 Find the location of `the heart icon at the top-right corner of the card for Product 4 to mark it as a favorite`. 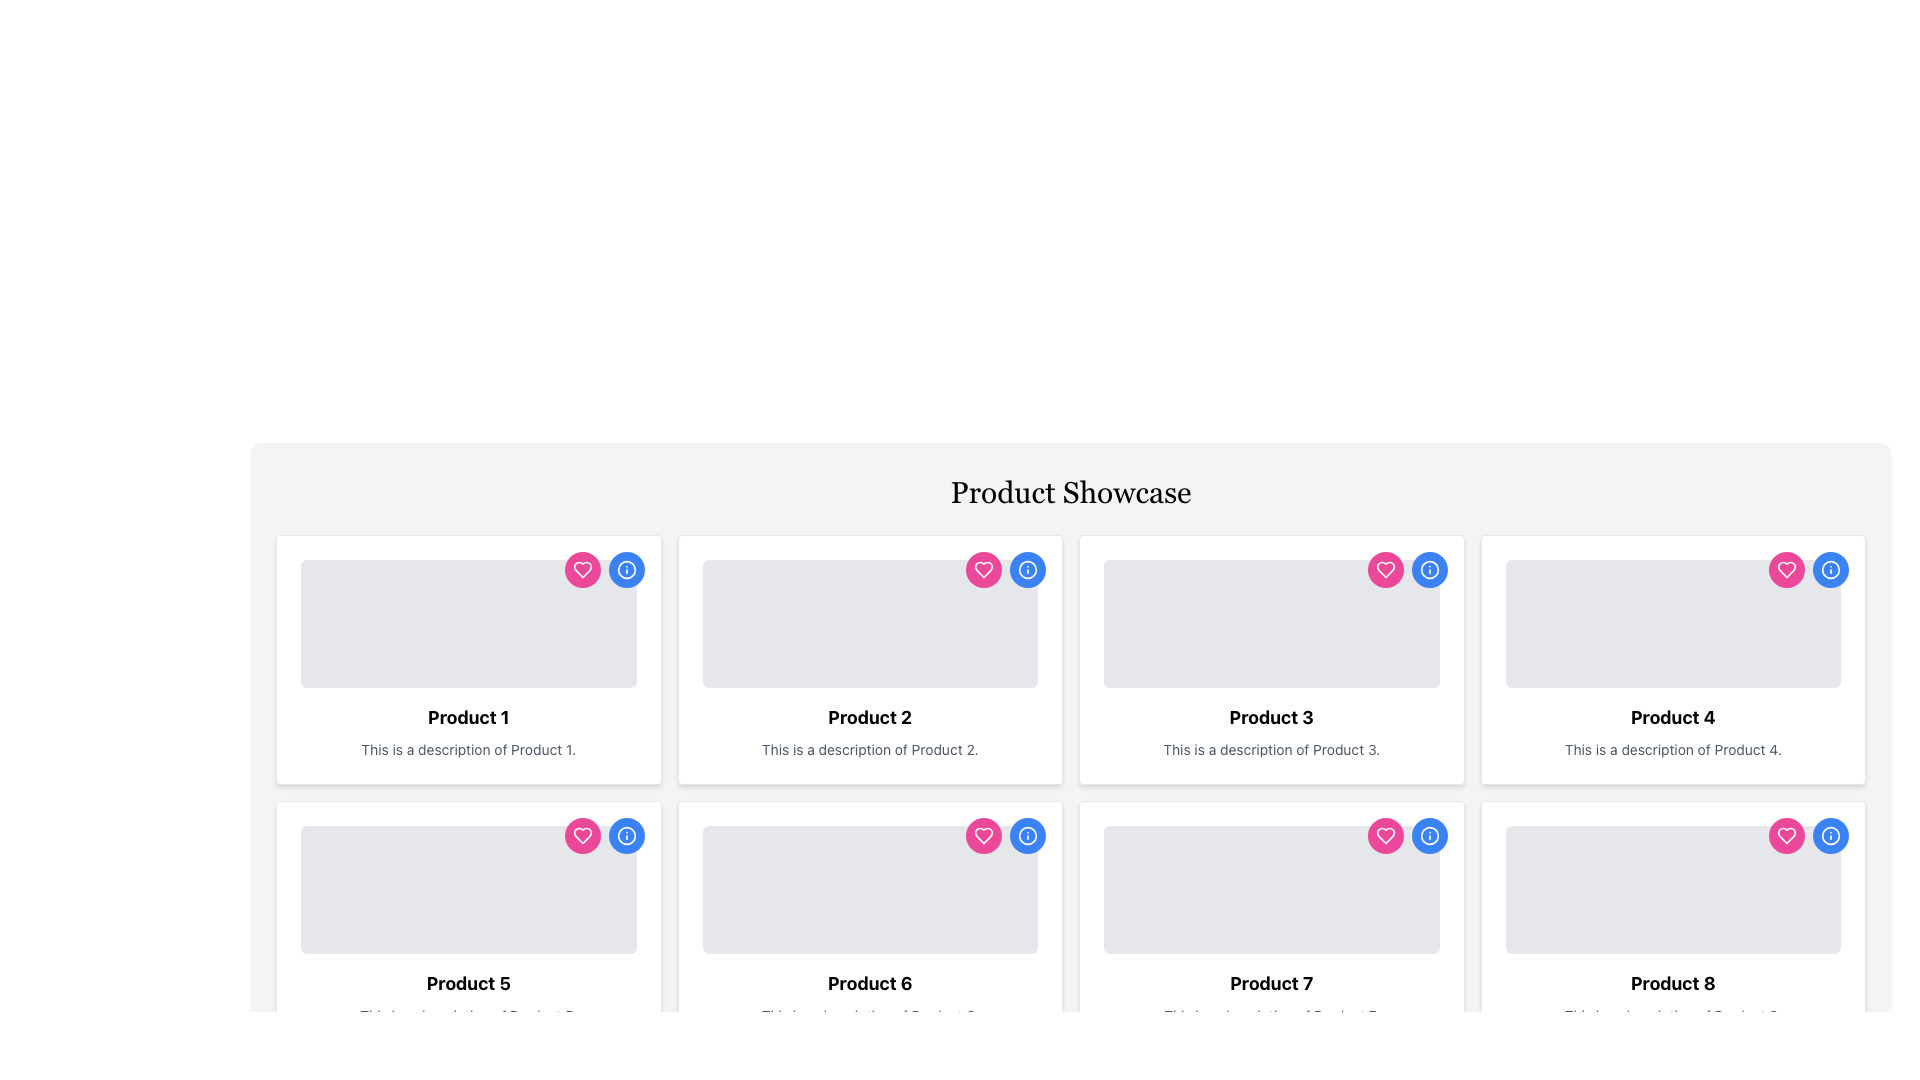

the heart icon at the top-right corner of the card for Product 4 to mark it as a favorite is located at coordinates (1786, 836).